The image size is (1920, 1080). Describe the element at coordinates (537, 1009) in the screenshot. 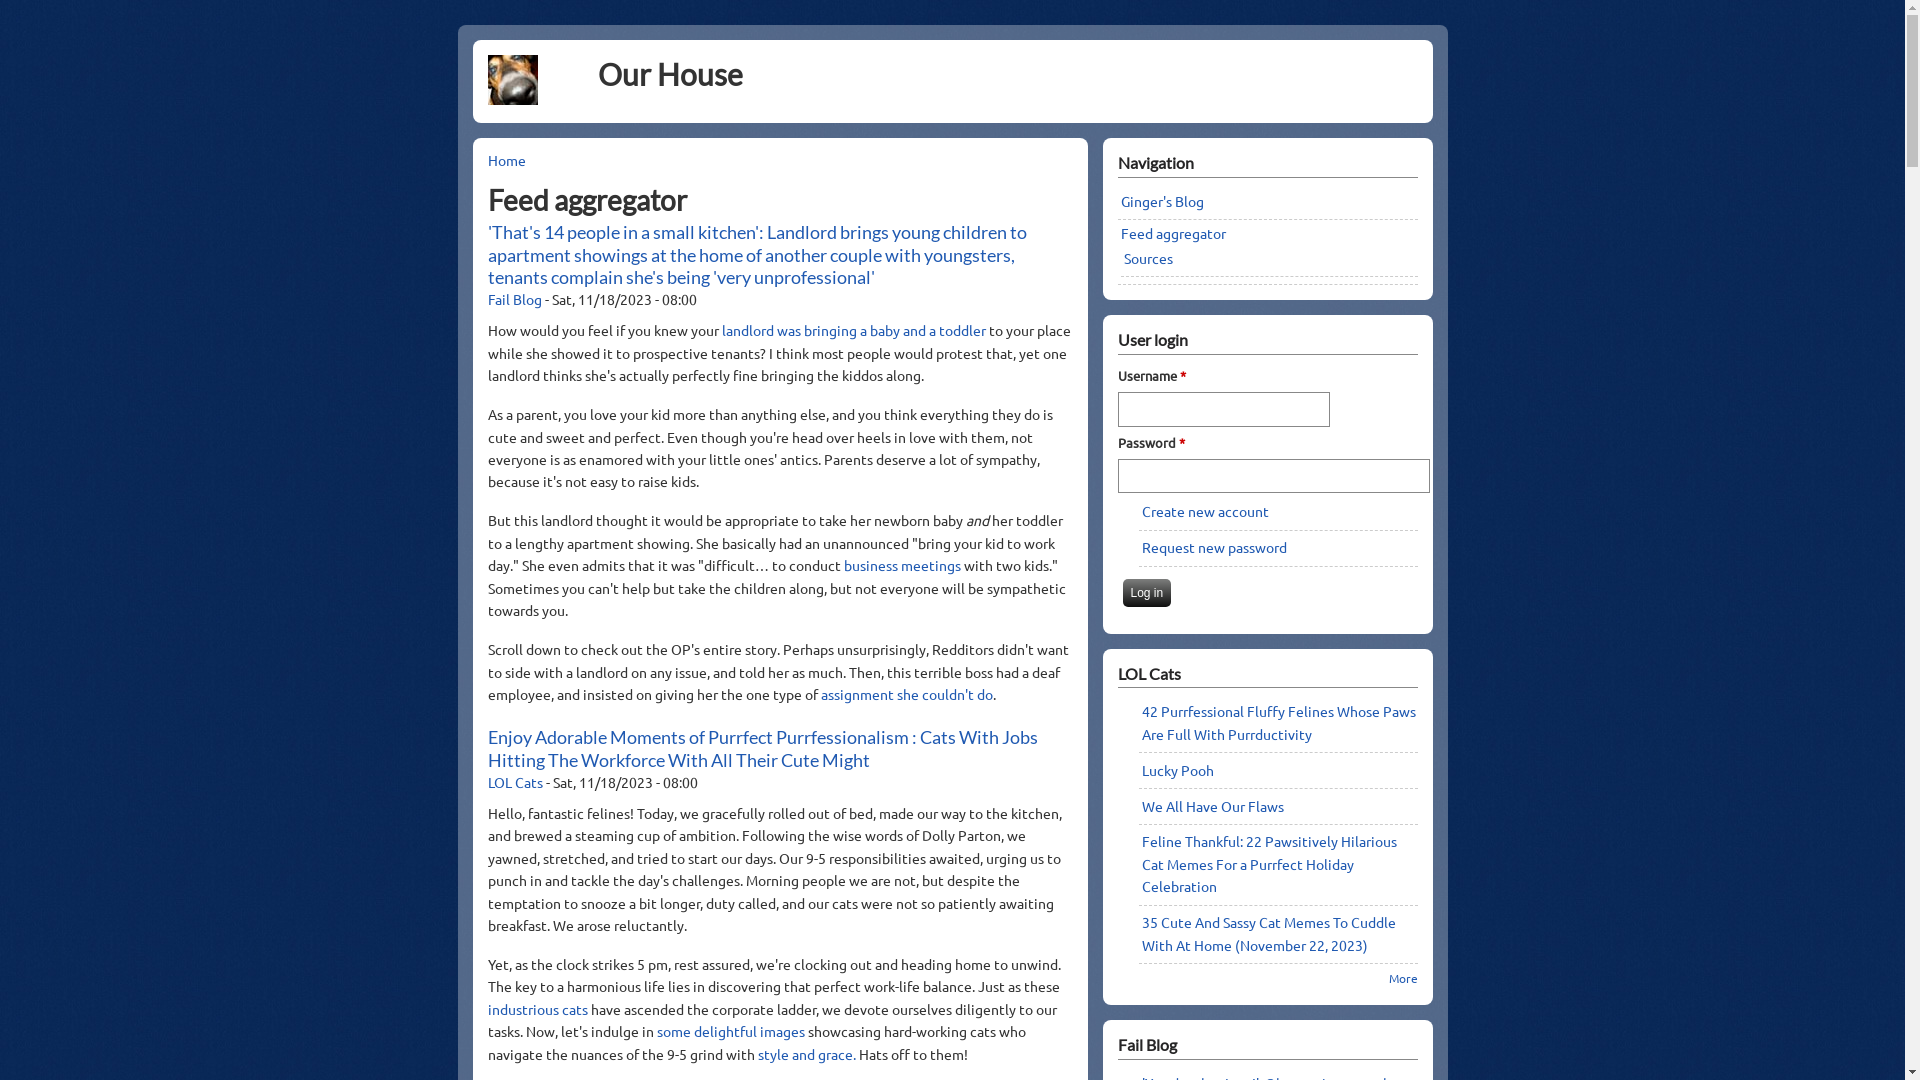

I see `'industrious cats'` at that location.